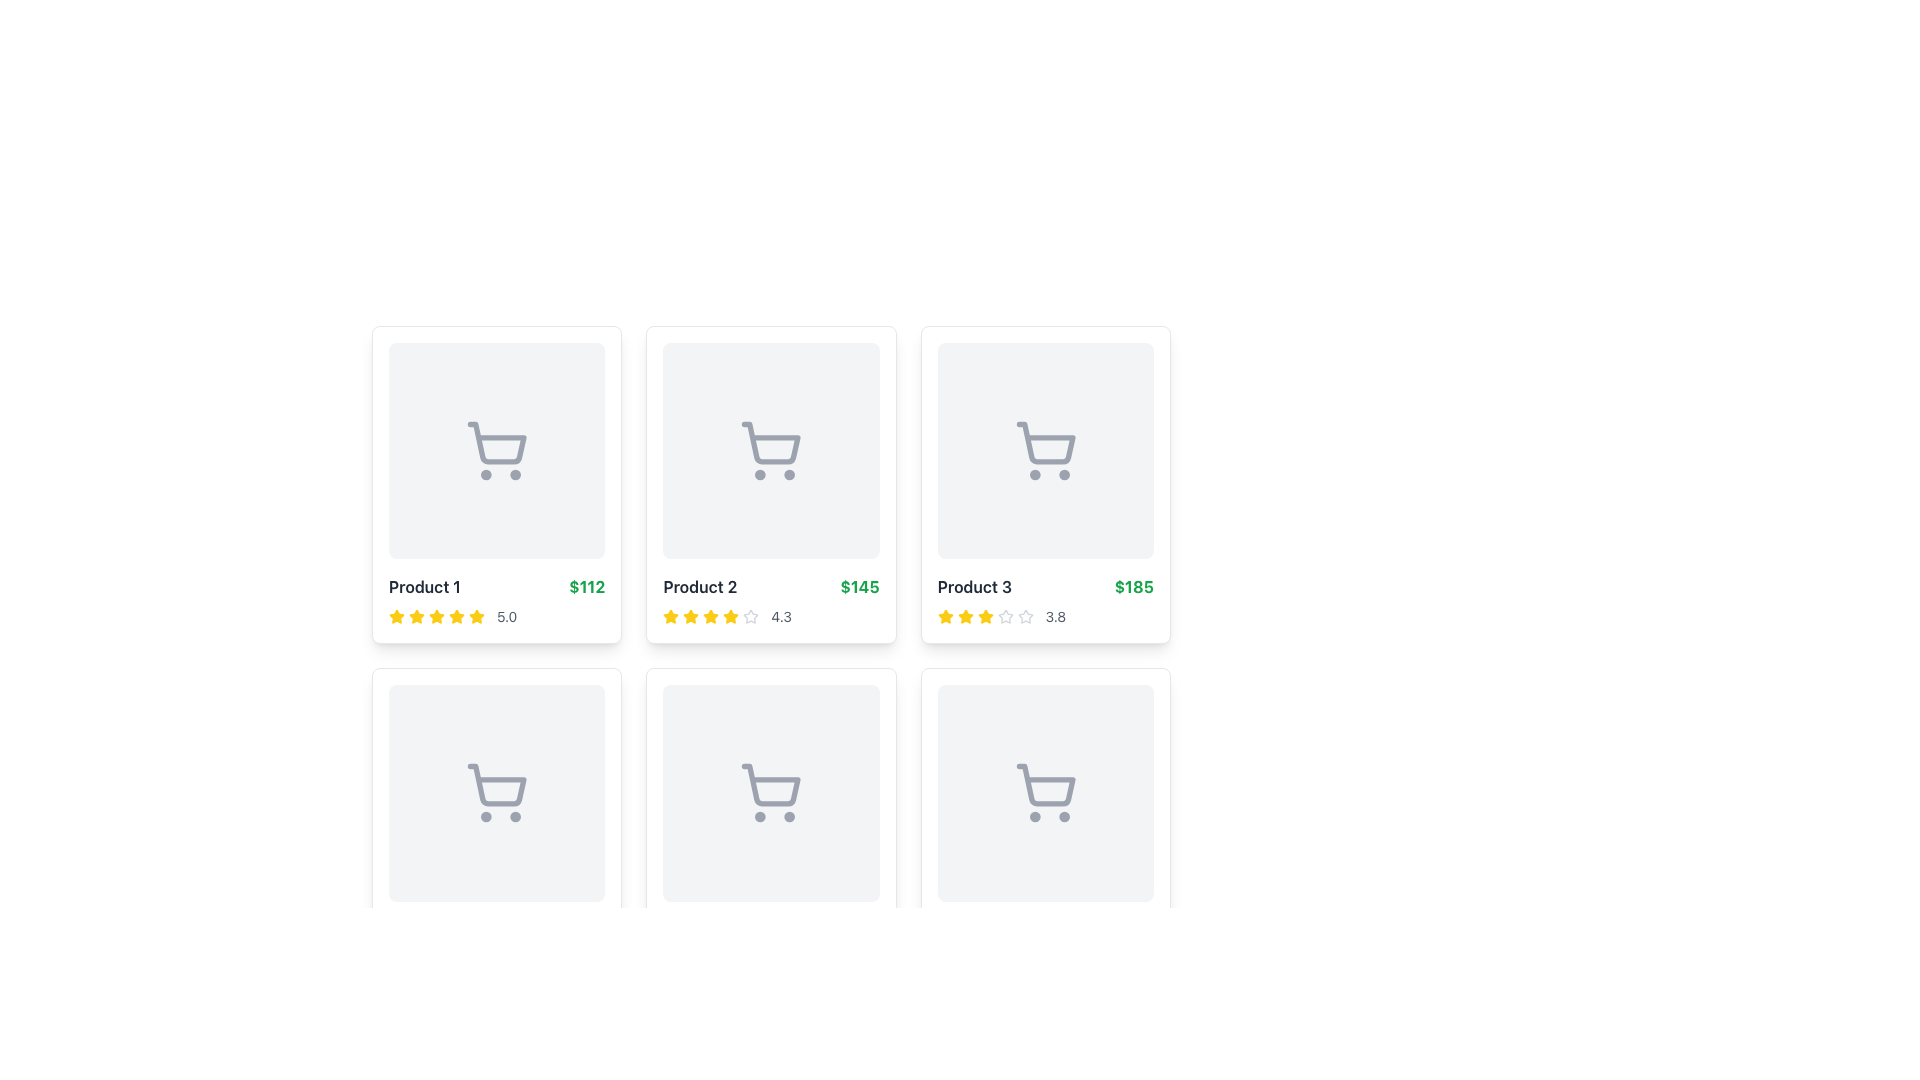  I want to click on the product item card located in the second row, third column of the grid layout, which displays product details like name, price, and ratings, so click(1044, 827).